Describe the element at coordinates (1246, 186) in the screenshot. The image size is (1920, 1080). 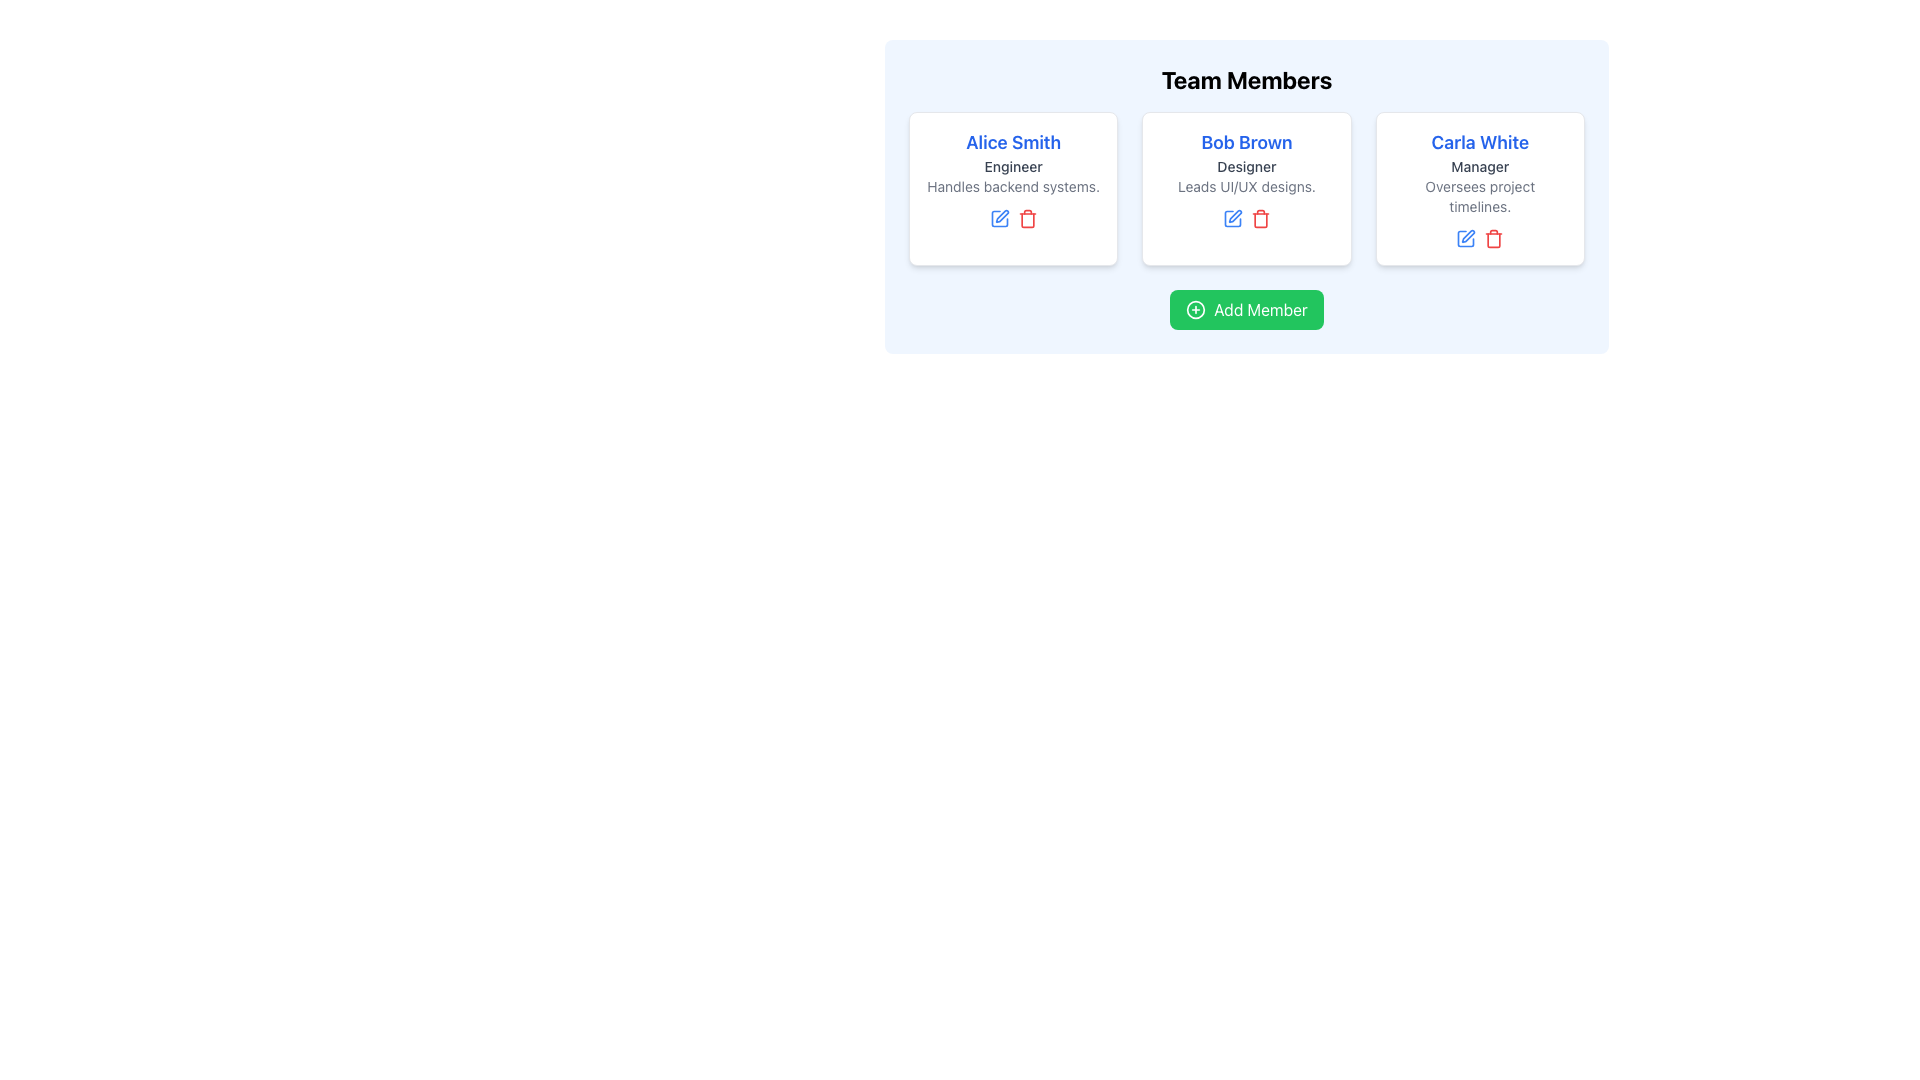
I see `the text label that reads 'Leads UI/UX designs.' located within the white bordered card below the role title 'Designer'` at that location.